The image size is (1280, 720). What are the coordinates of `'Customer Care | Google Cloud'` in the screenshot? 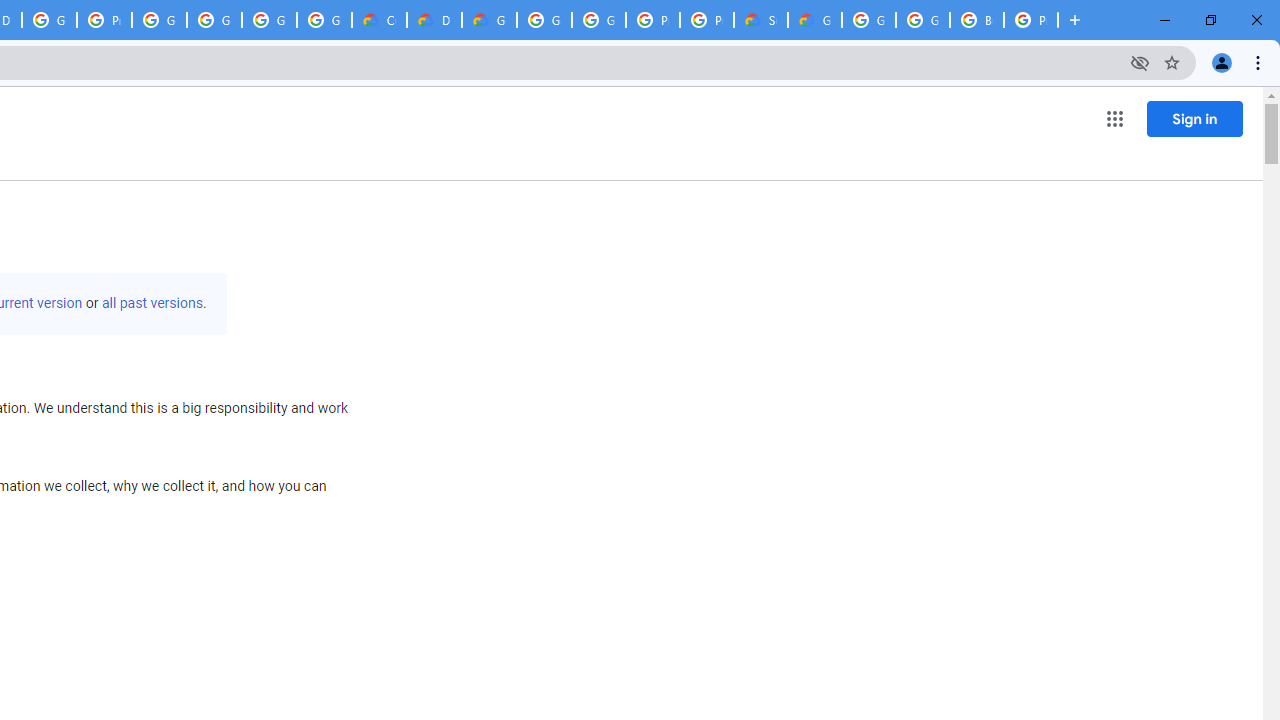 It's located at (379, 20).